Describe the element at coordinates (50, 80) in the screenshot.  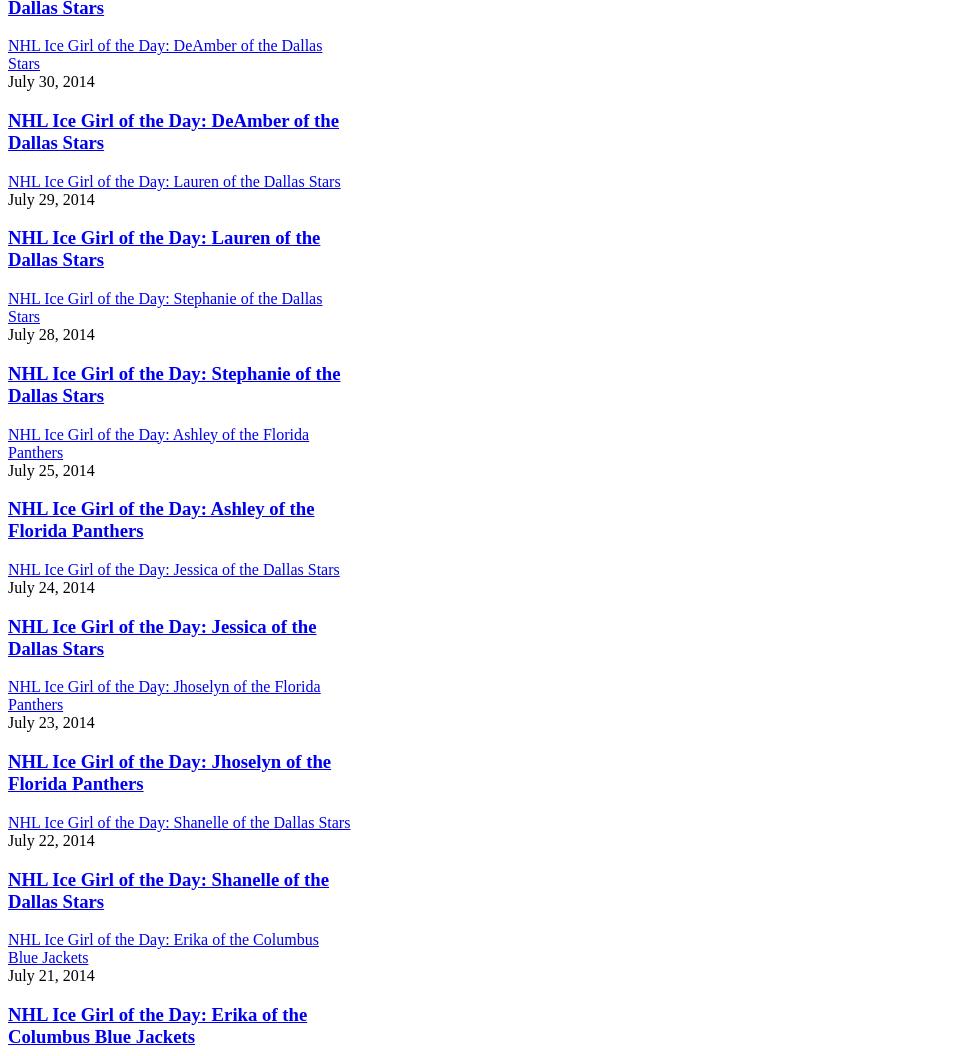
I see `'July 30, 2014'` at that location.